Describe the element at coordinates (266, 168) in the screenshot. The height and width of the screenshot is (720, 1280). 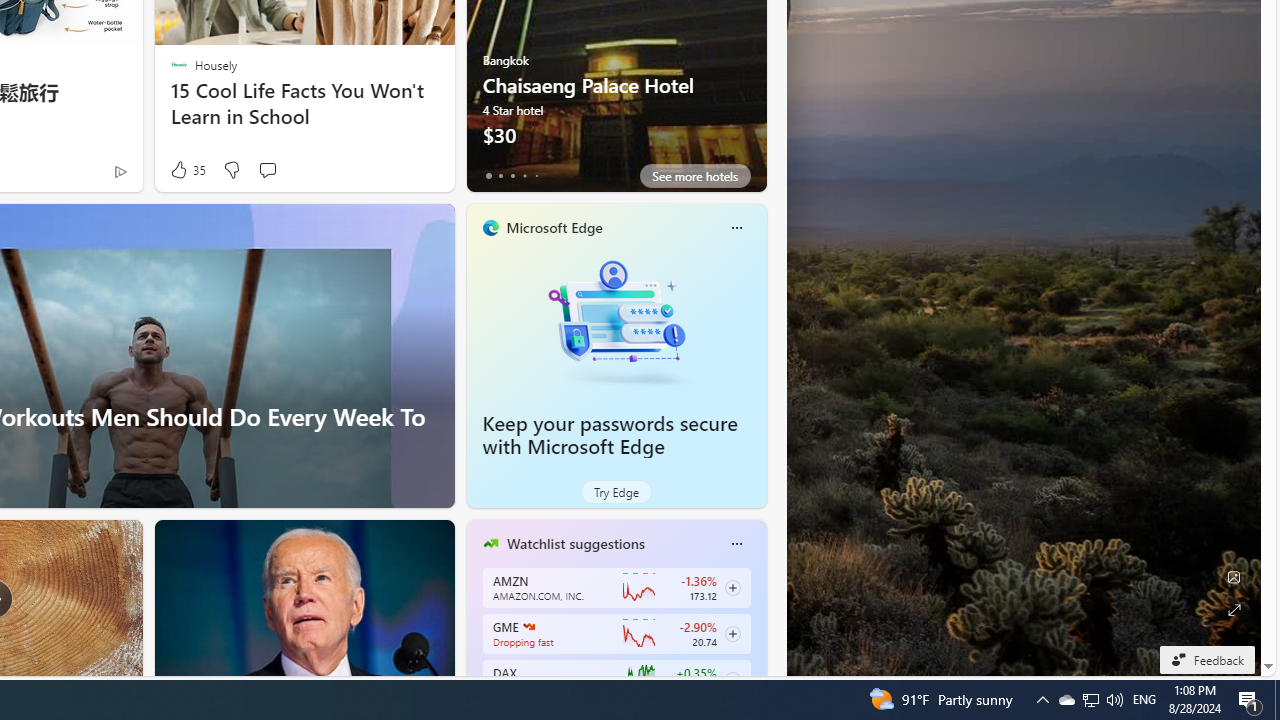
I see `'Start the conversation'` at that location.